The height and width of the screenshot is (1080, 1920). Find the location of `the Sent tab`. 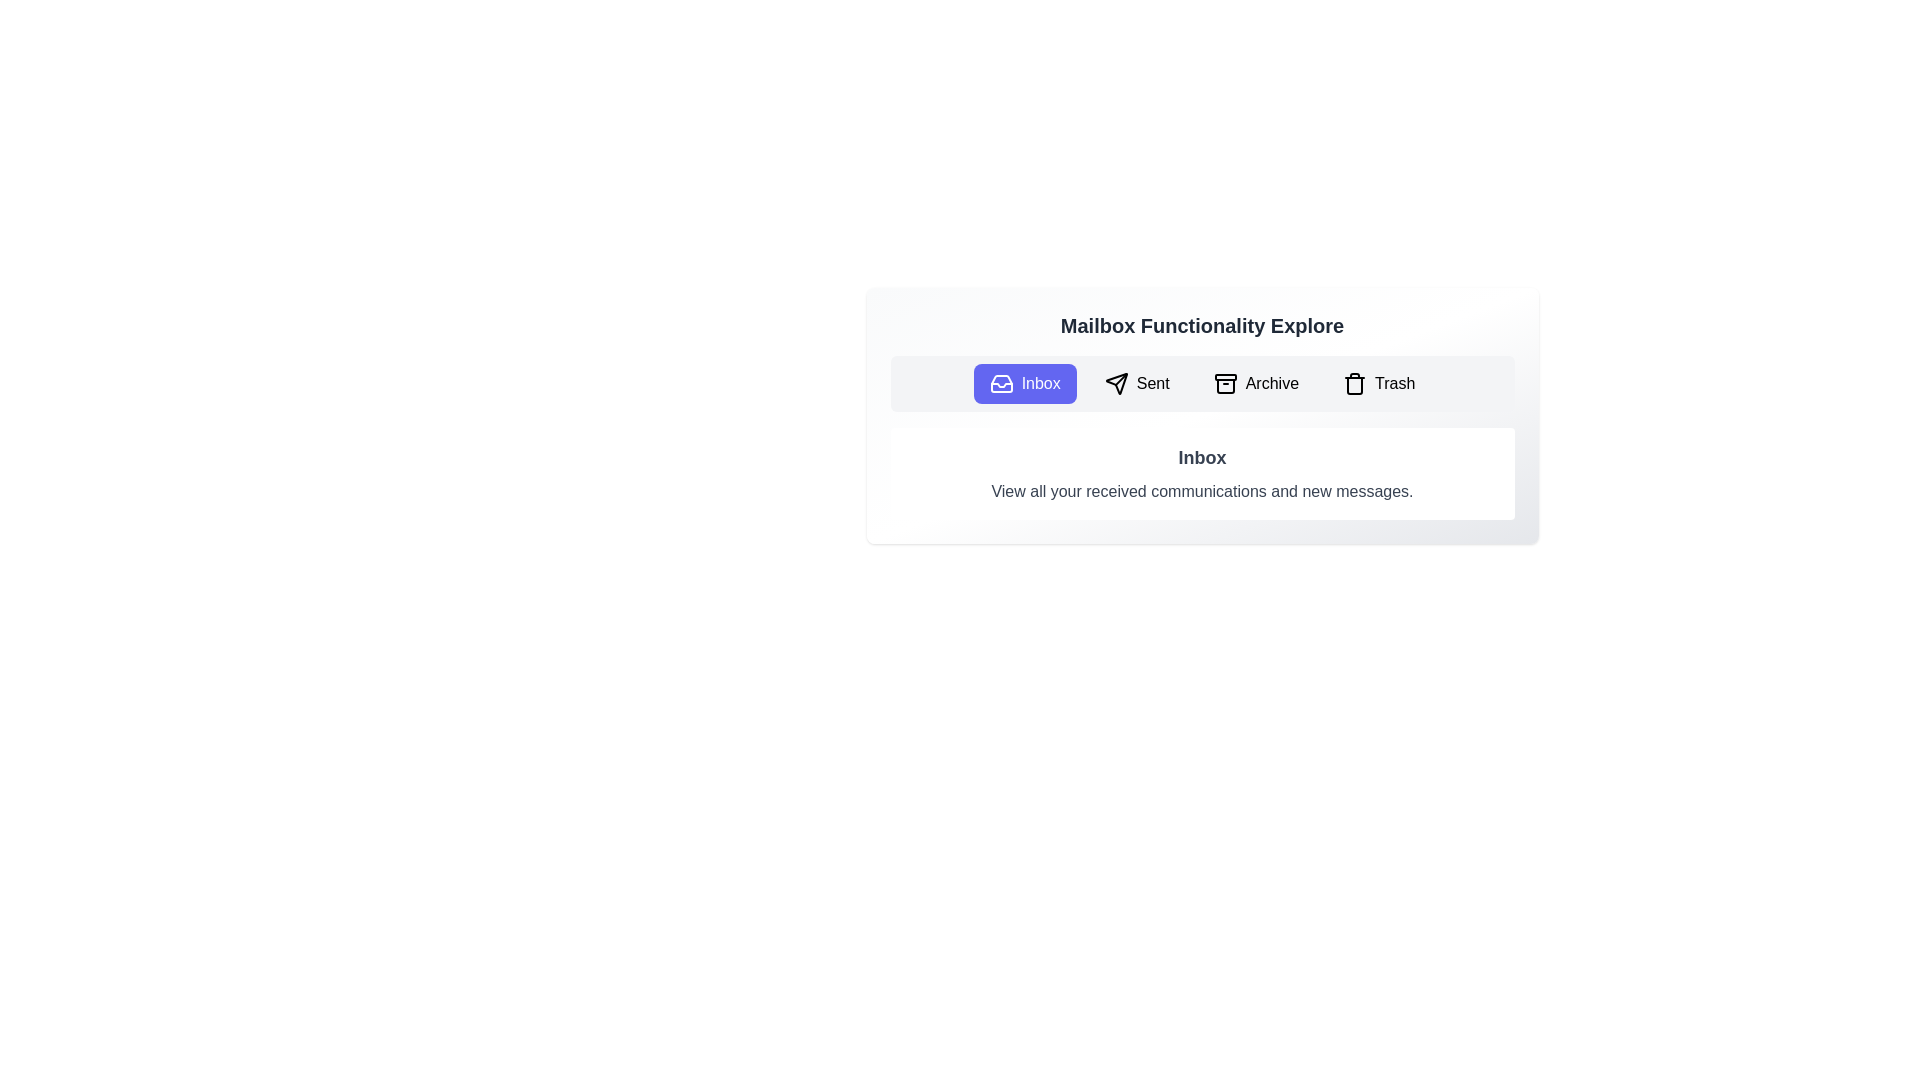

the Sent tab is located at coordinates (1137, 384).